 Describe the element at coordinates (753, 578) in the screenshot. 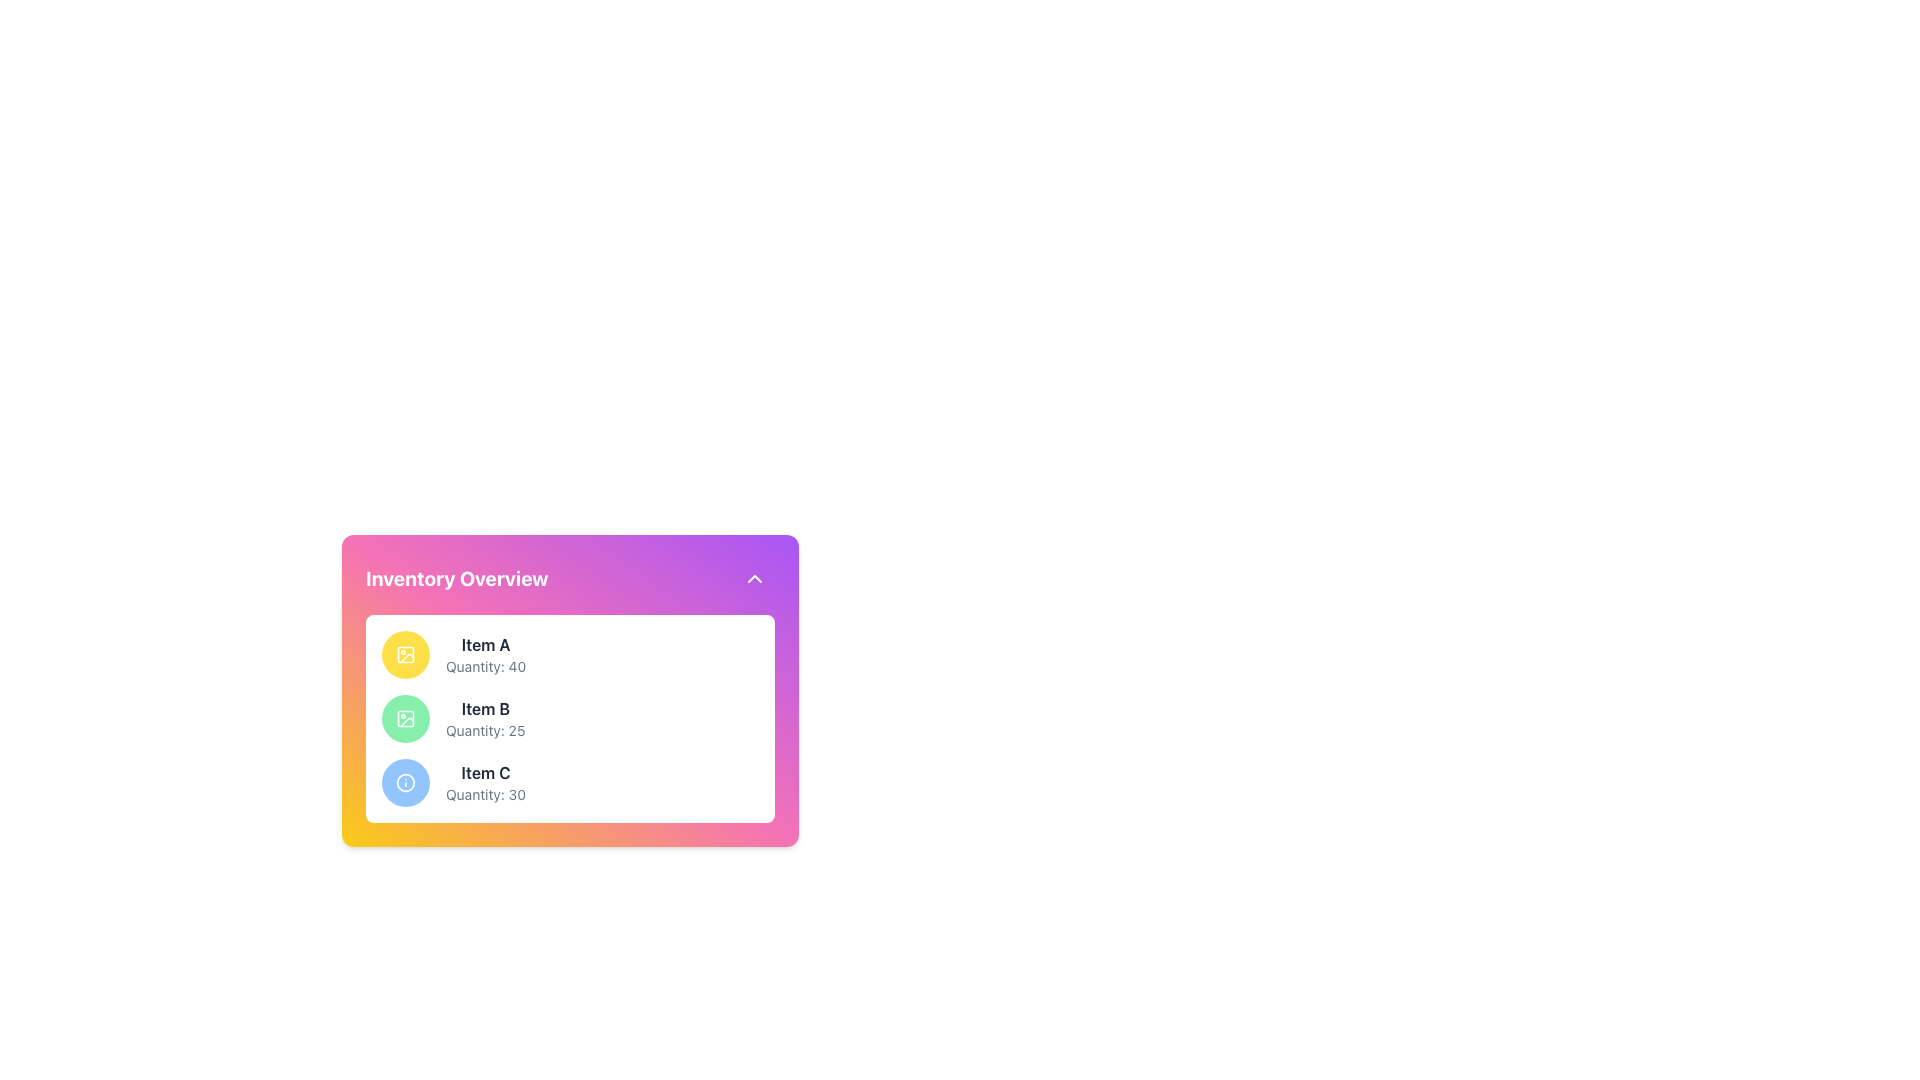

I see `the interactive icon located in the top-right corner of the 'Inventory Overview' card` at that location.